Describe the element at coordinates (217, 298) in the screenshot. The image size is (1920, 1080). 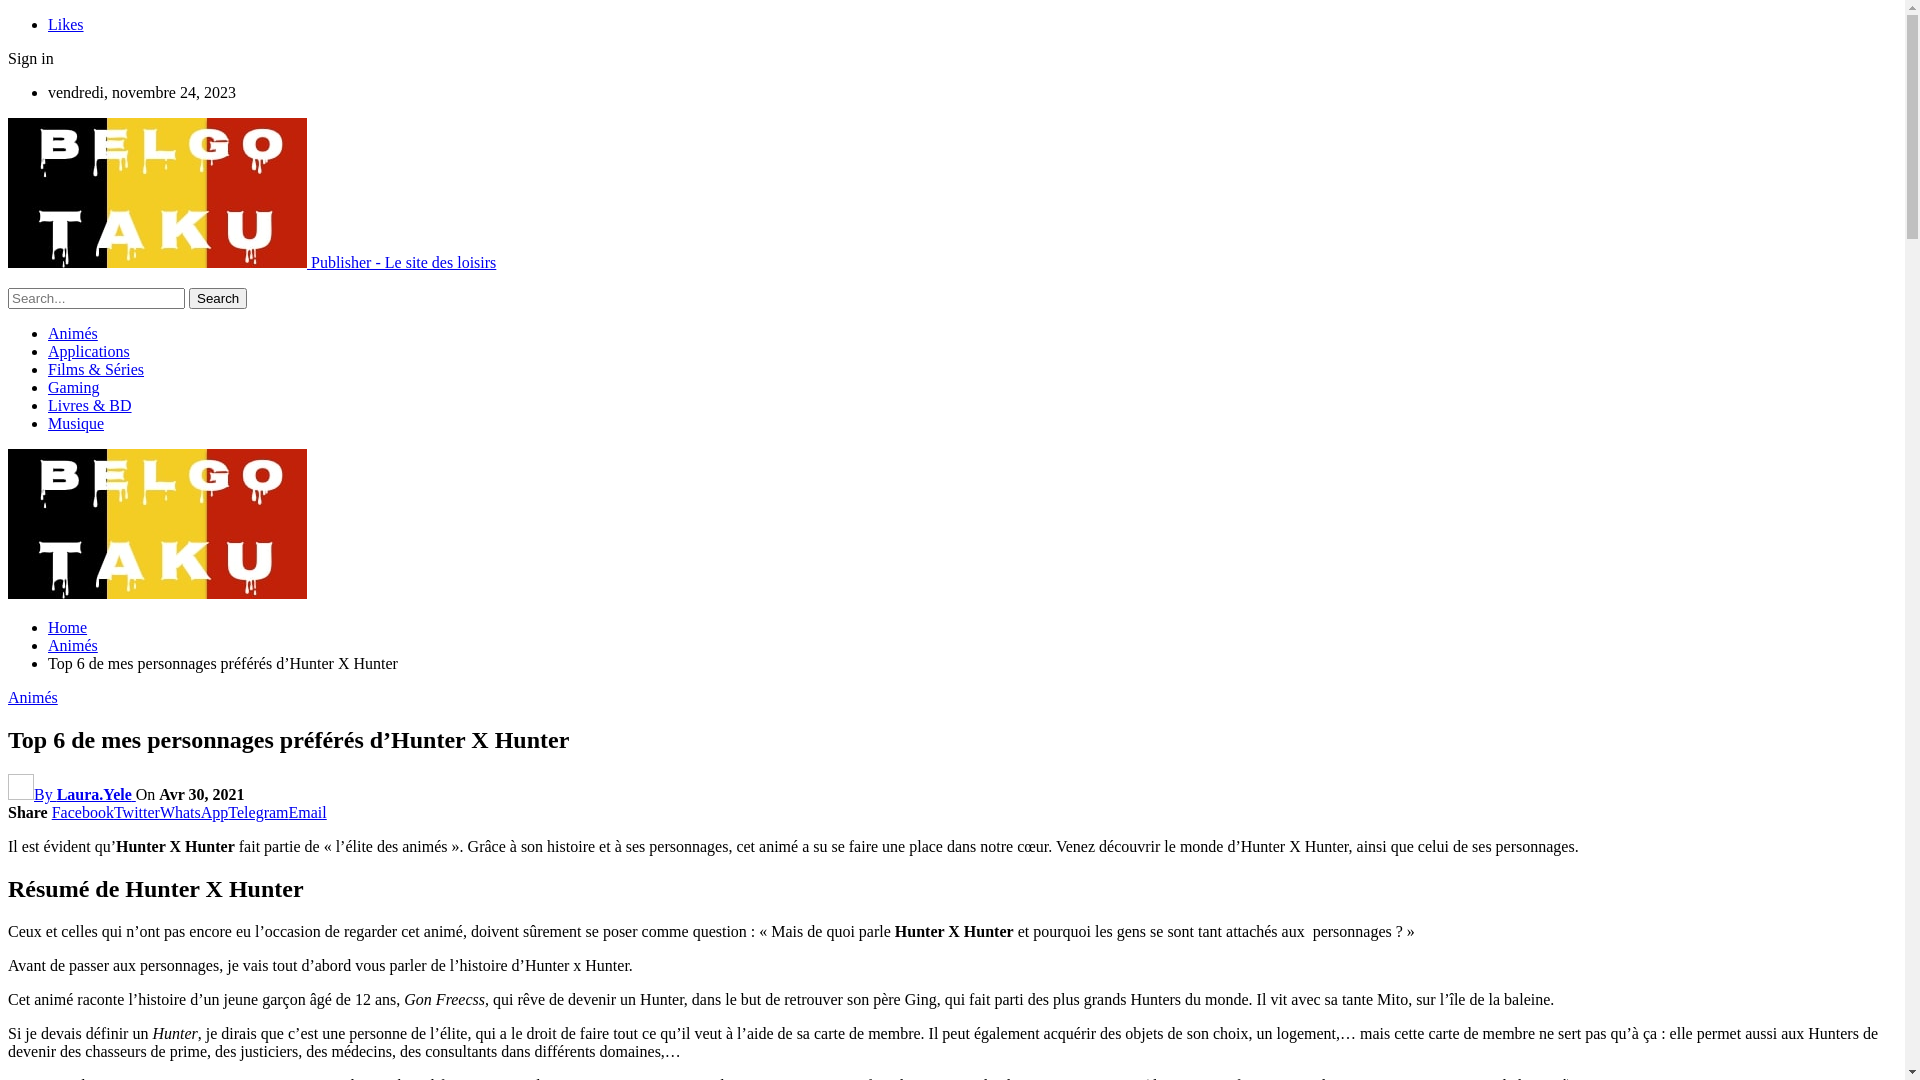
I see `'Search'` at that location.